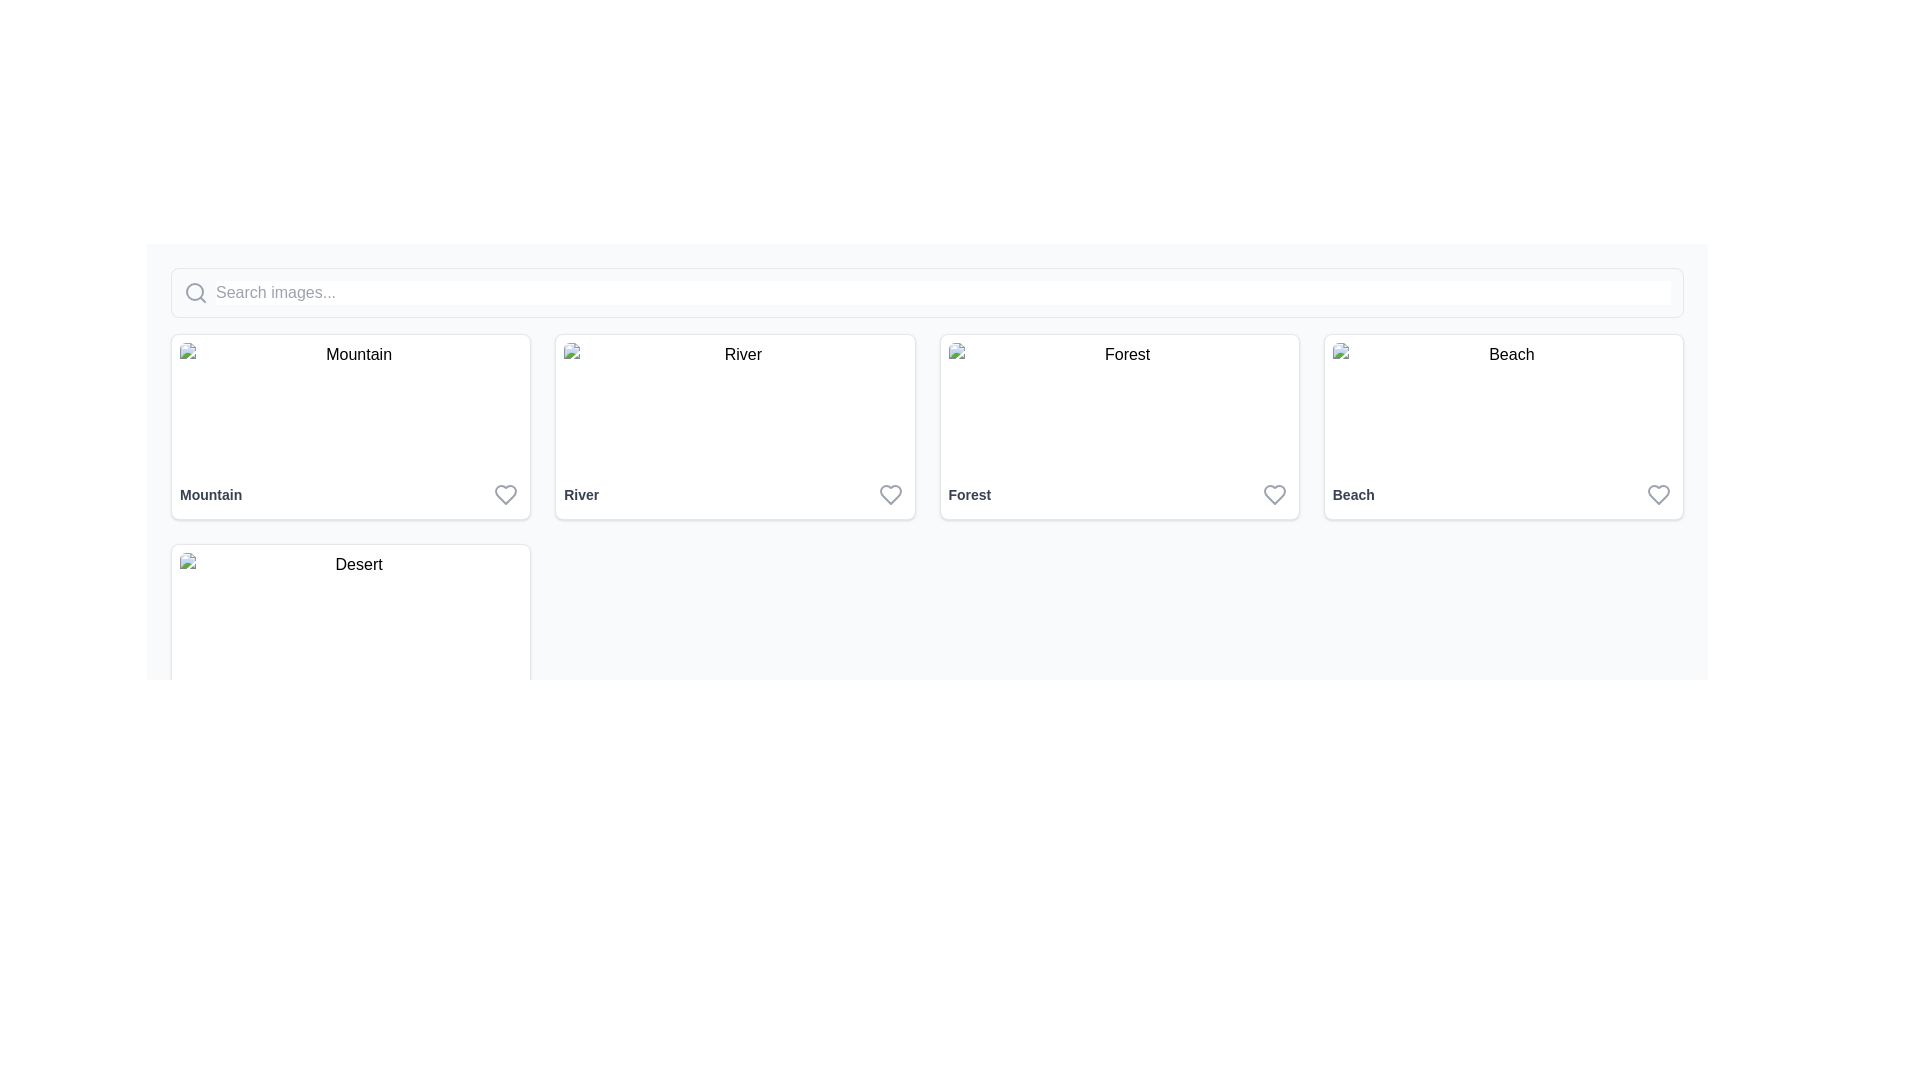  What do you see at coordinates (1273, 494) in the screenshot?
I see `the favorite button located in the top-right corner of the 'Forest' card to check for any response` at bounding box center [1273, 494].